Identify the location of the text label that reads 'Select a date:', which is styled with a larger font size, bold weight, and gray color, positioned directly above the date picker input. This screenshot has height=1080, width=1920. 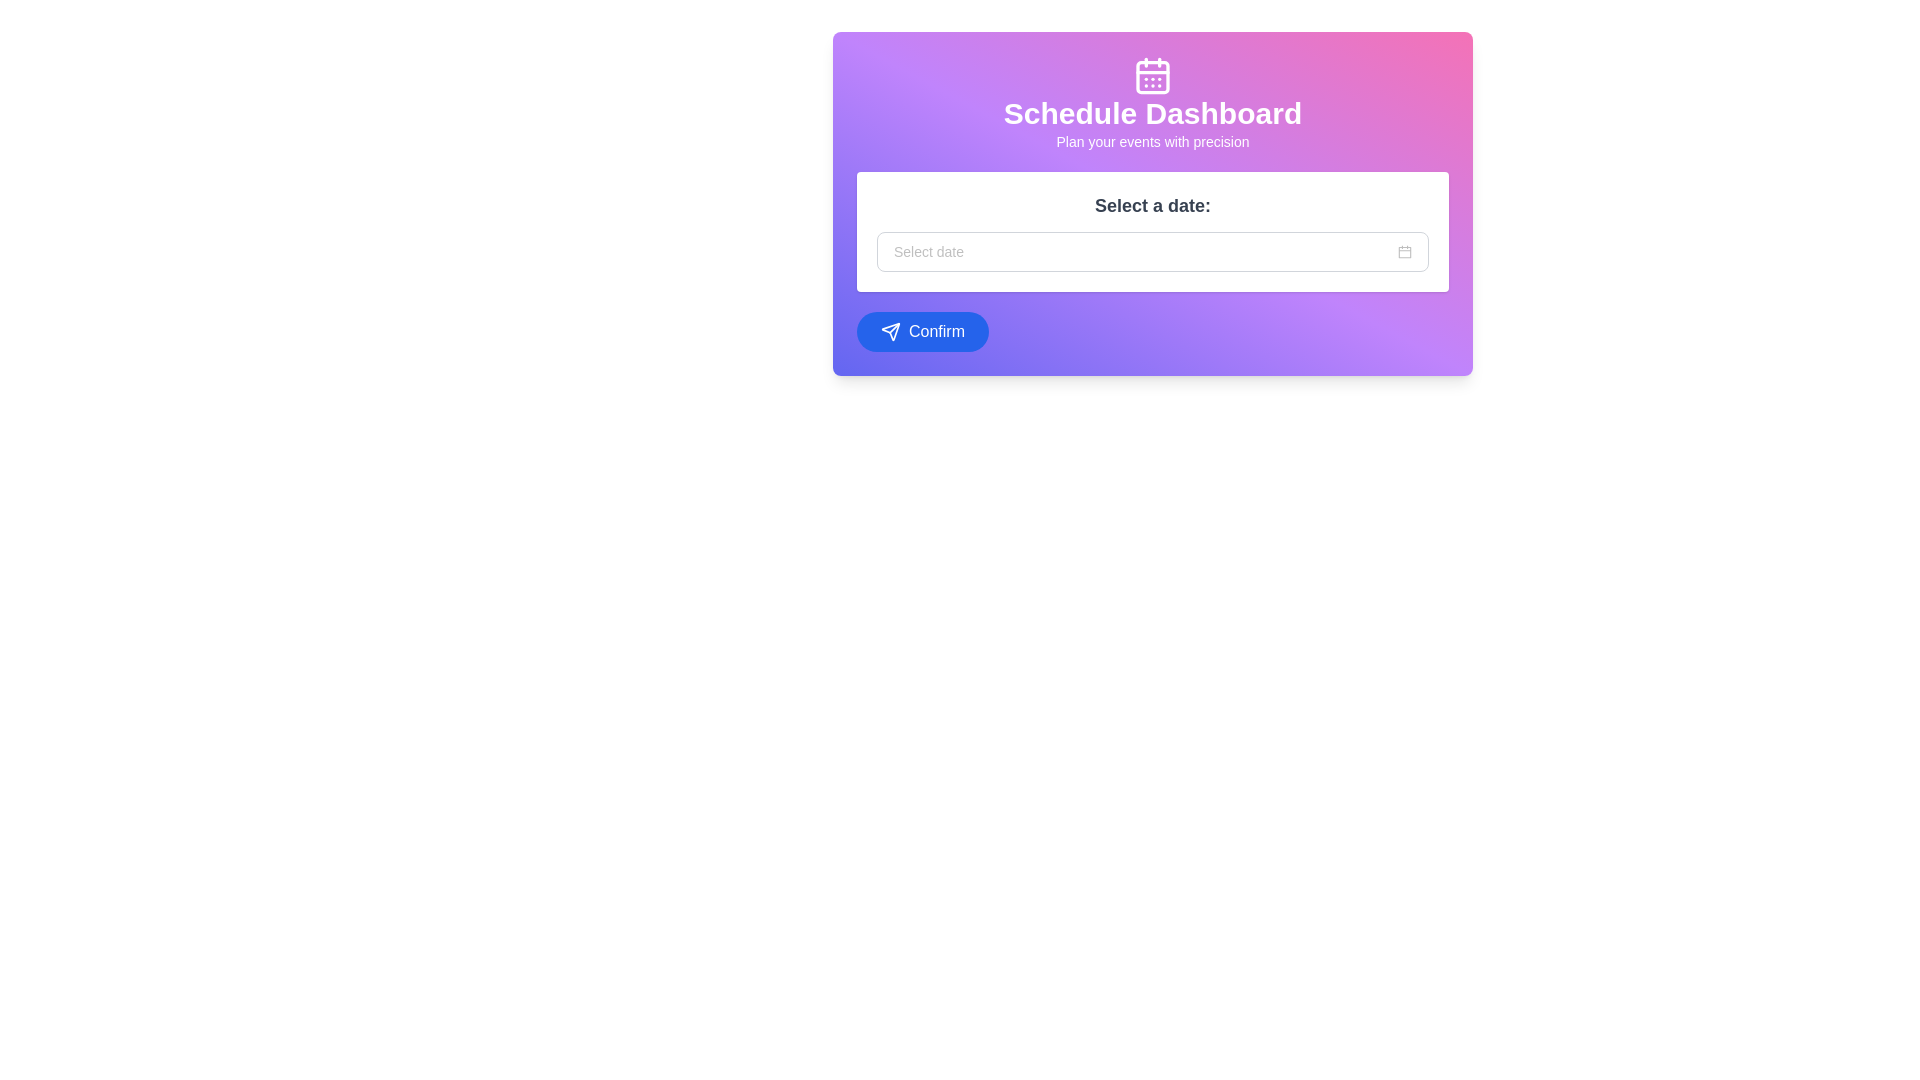
(1152, 205).